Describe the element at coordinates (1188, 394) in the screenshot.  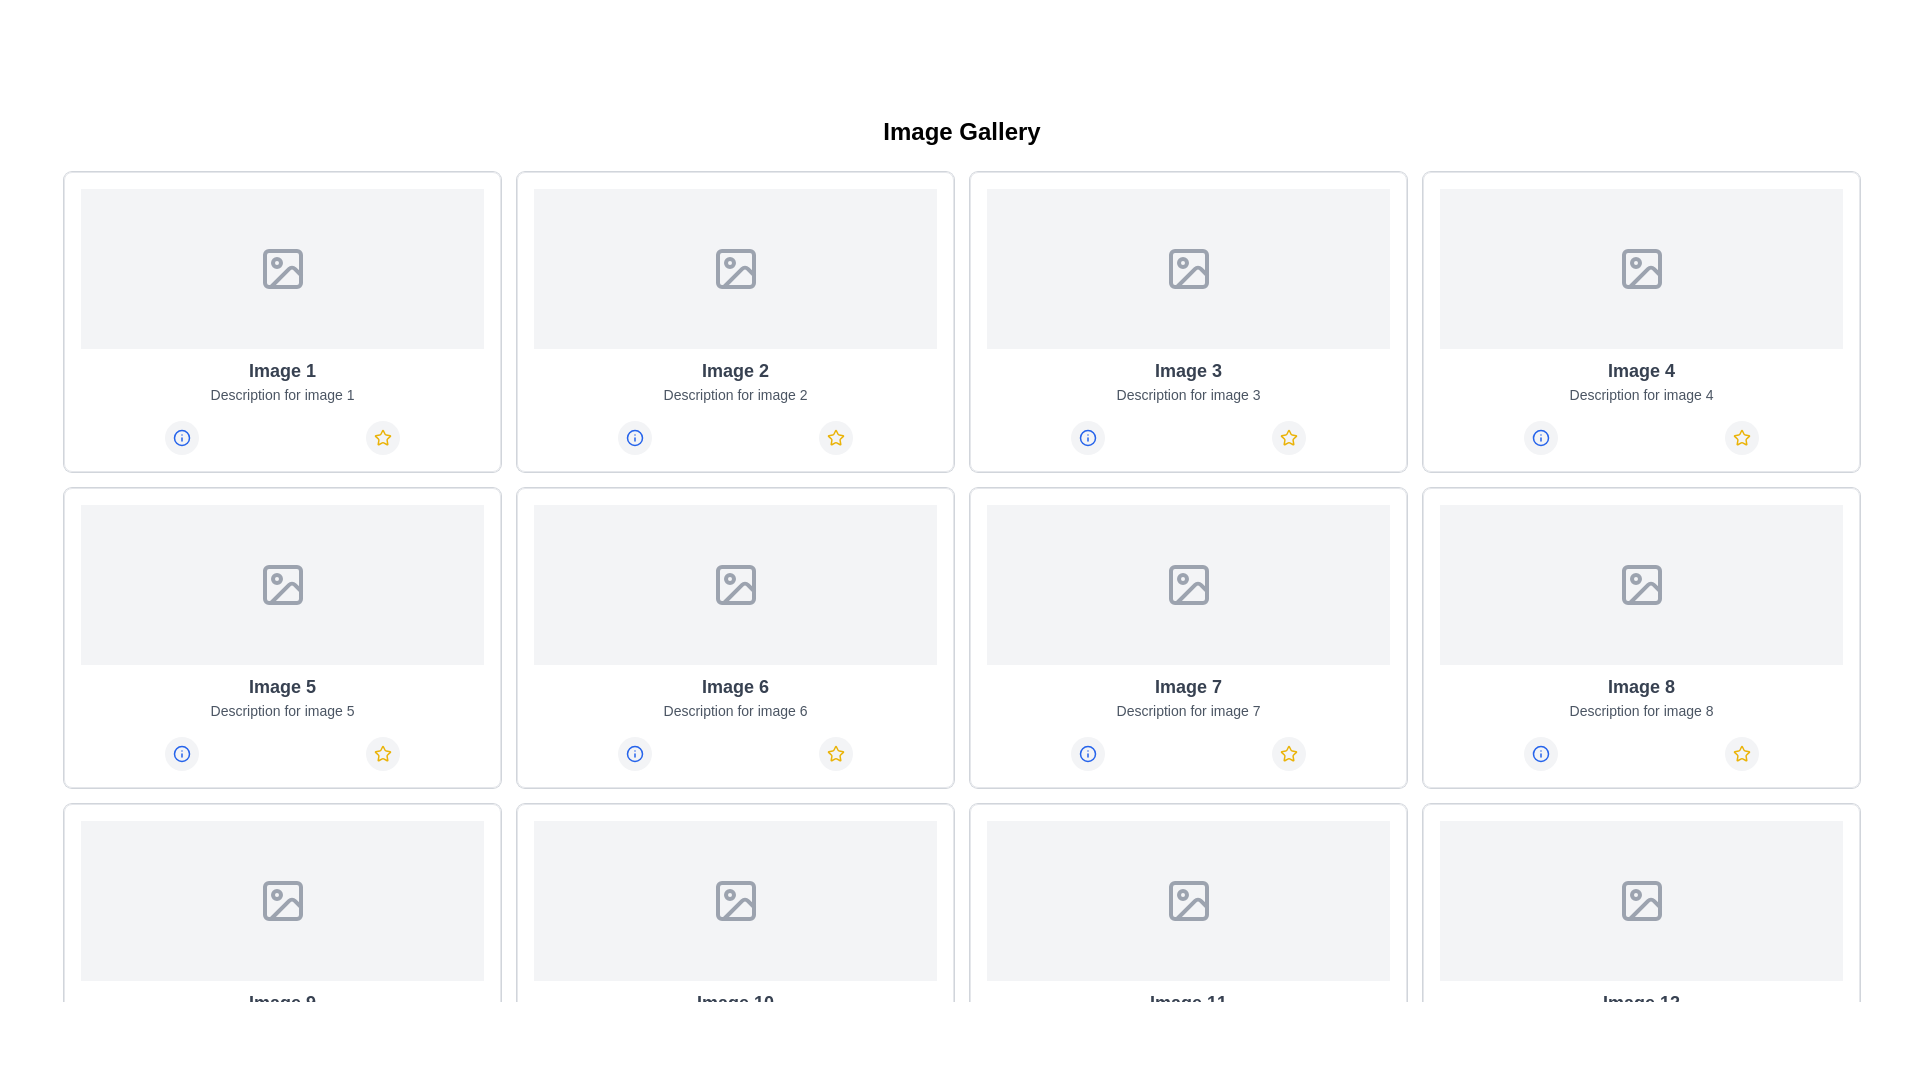
I see `the text label displaying 'Description for image 3', which is located beneath the title 'Image 3' in the third gallery item of the grid layout` at that location.